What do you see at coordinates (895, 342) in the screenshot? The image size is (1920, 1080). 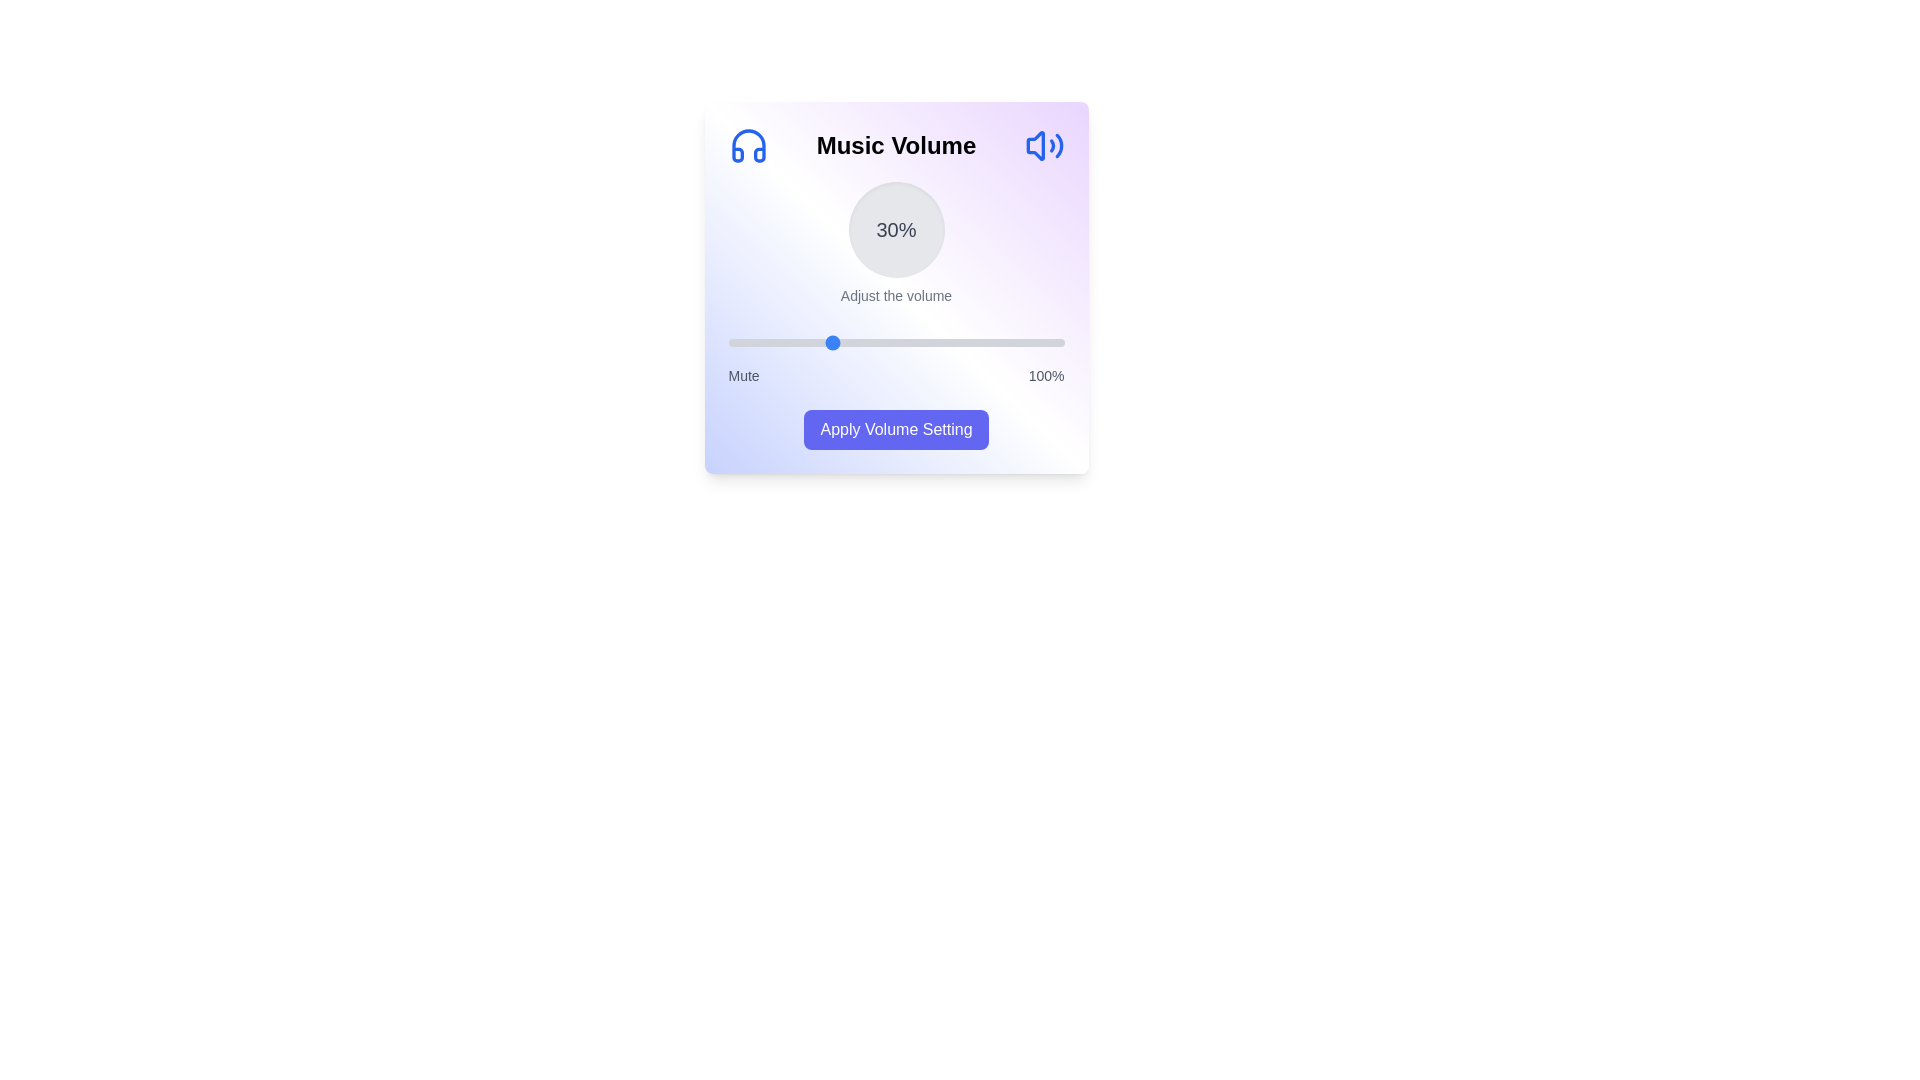 I see `the volume slider to 50%` at bounding box center [895, 342].